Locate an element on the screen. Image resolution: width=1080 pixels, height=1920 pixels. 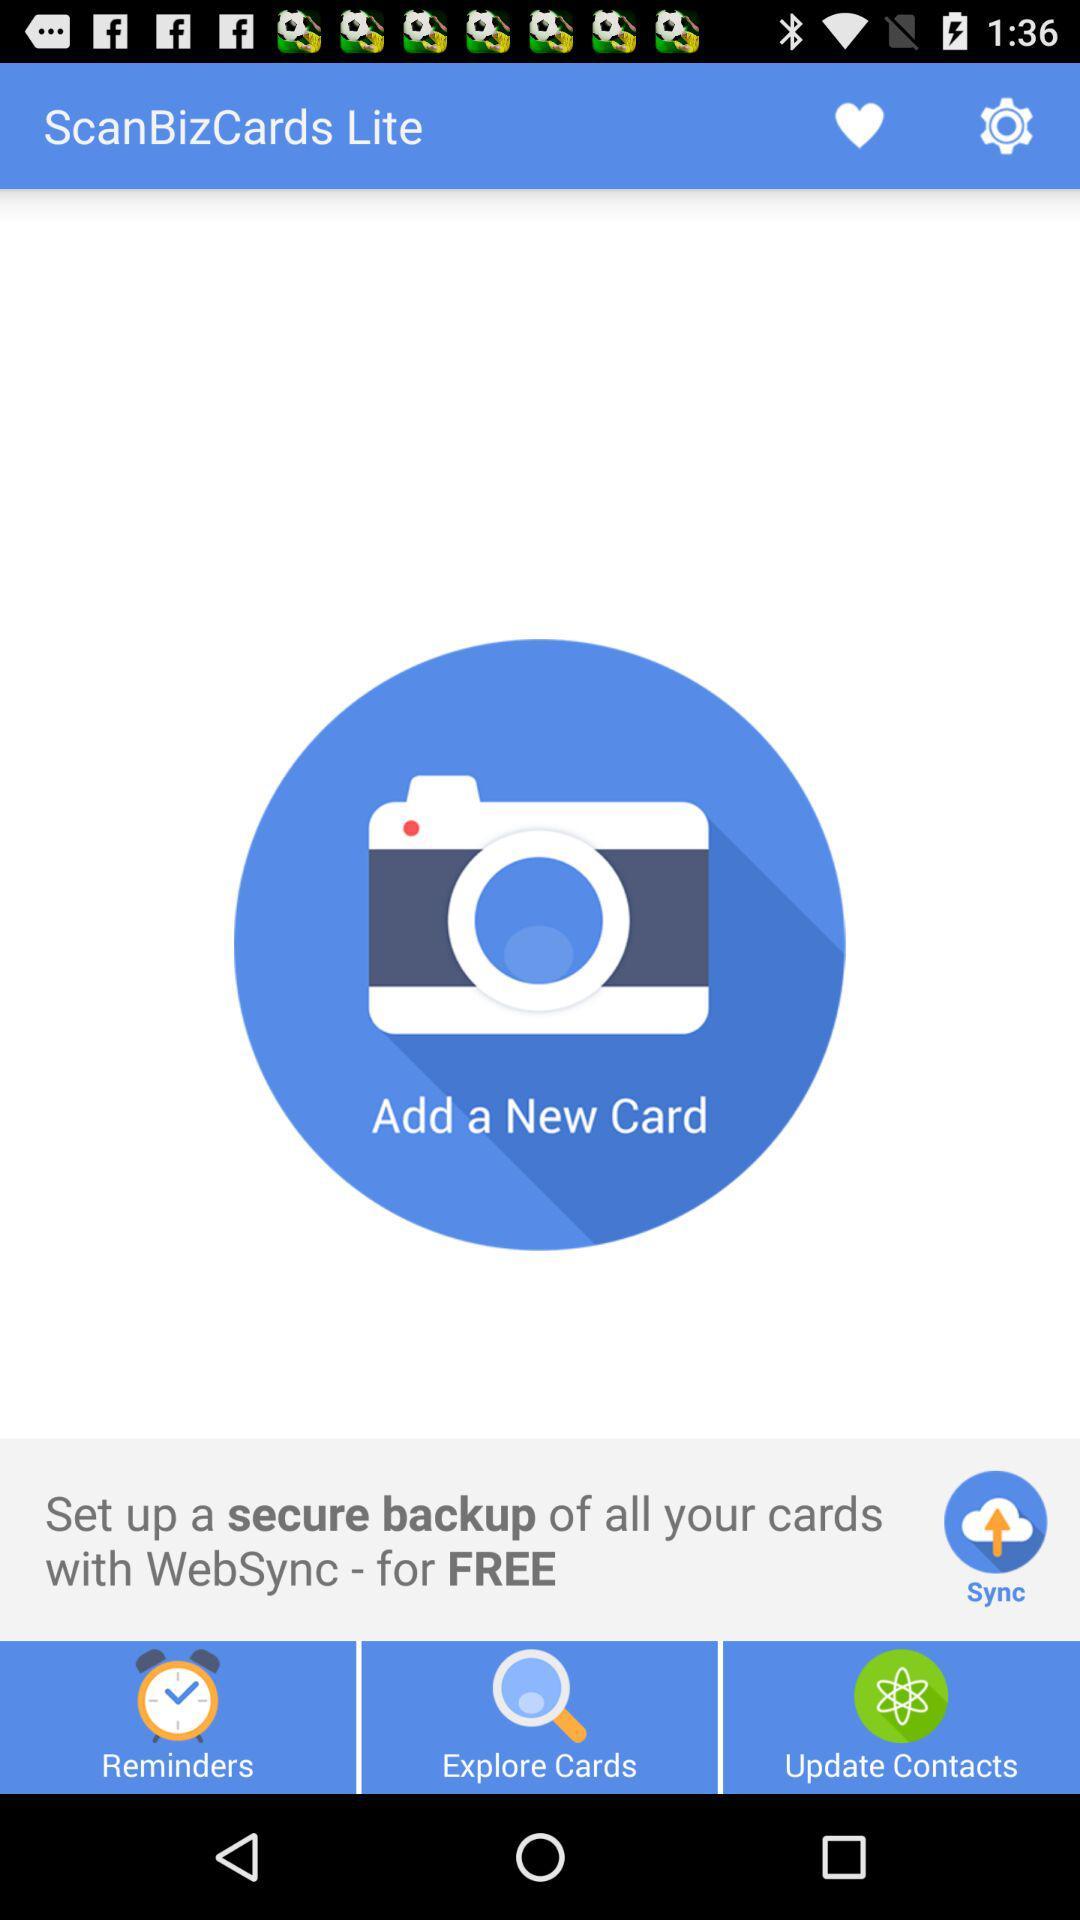
icon above set up a item is located at coordinates (540, 944).